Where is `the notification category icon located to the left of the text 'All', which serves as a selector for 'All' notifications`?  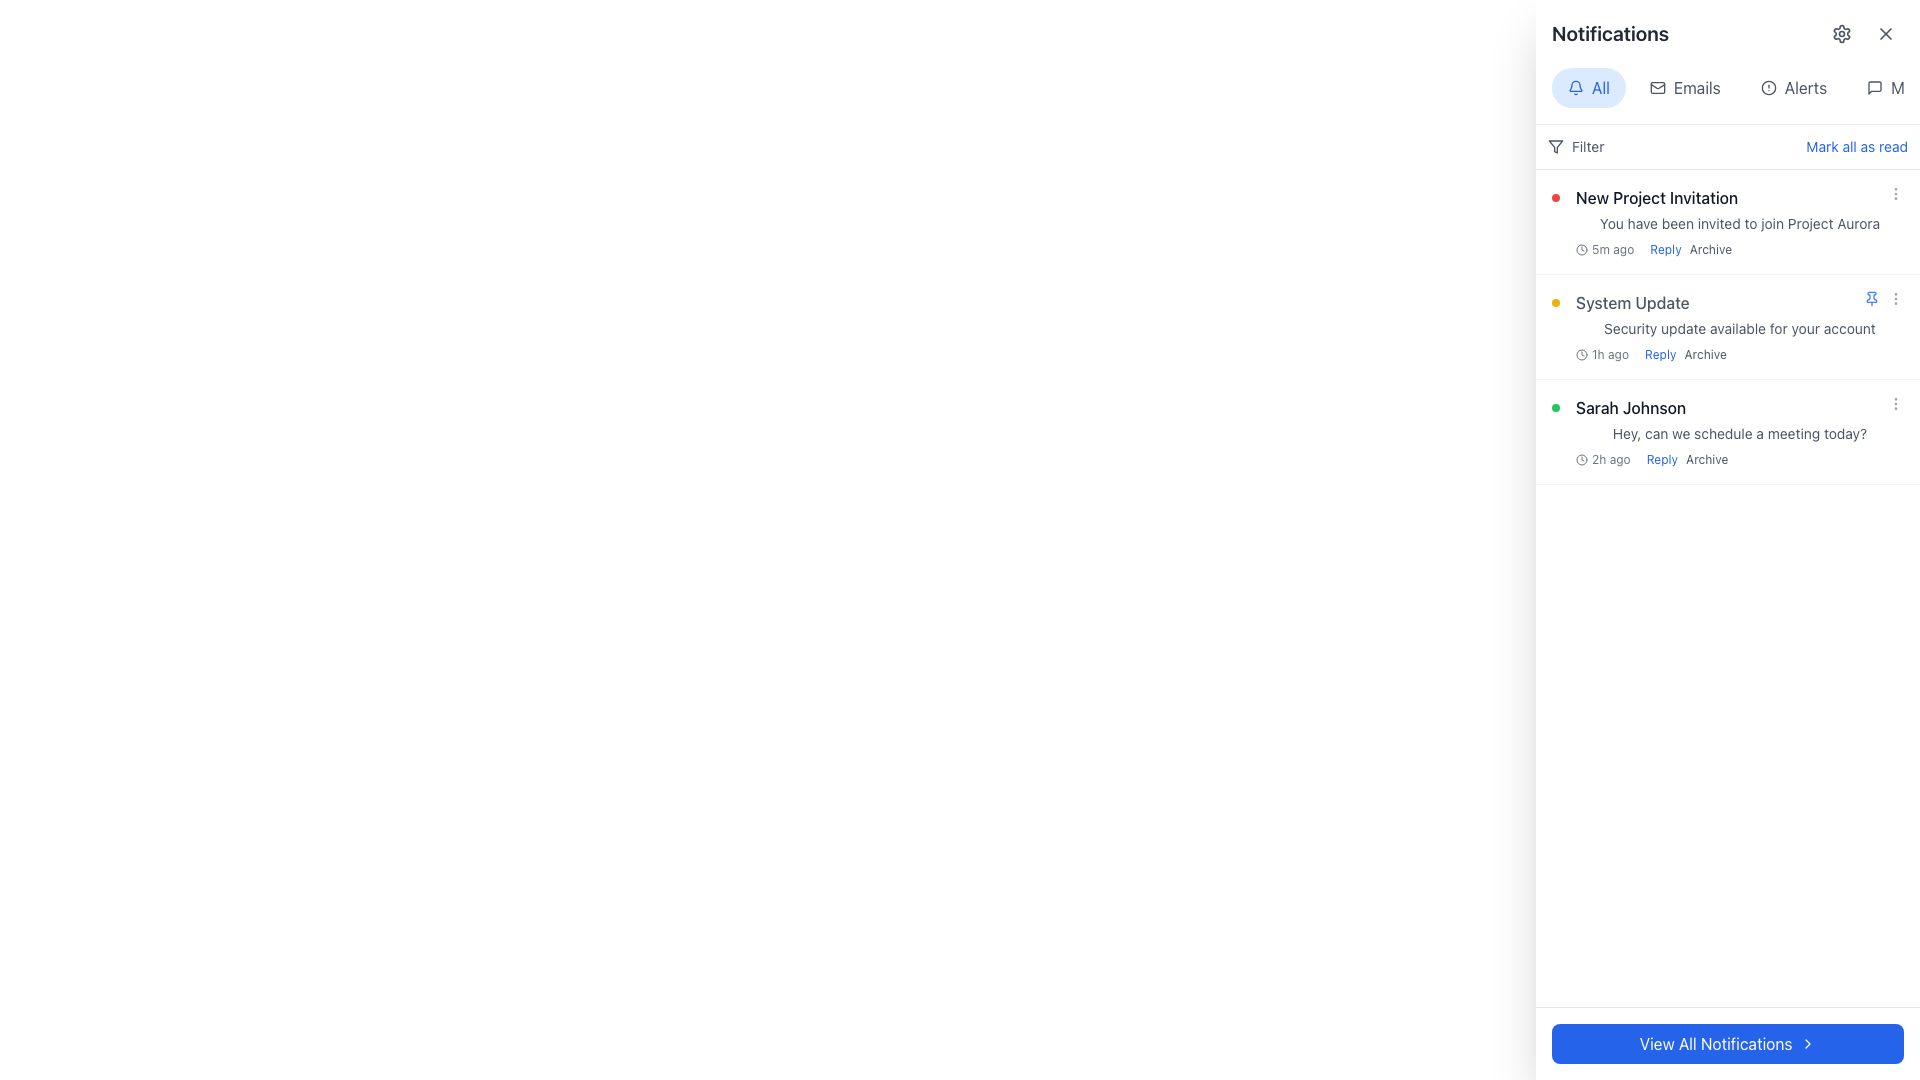
the notification category icon located to the left of the text 'All', which serves as a selector for 'All' notifications is located at coordinates (1574, 87).